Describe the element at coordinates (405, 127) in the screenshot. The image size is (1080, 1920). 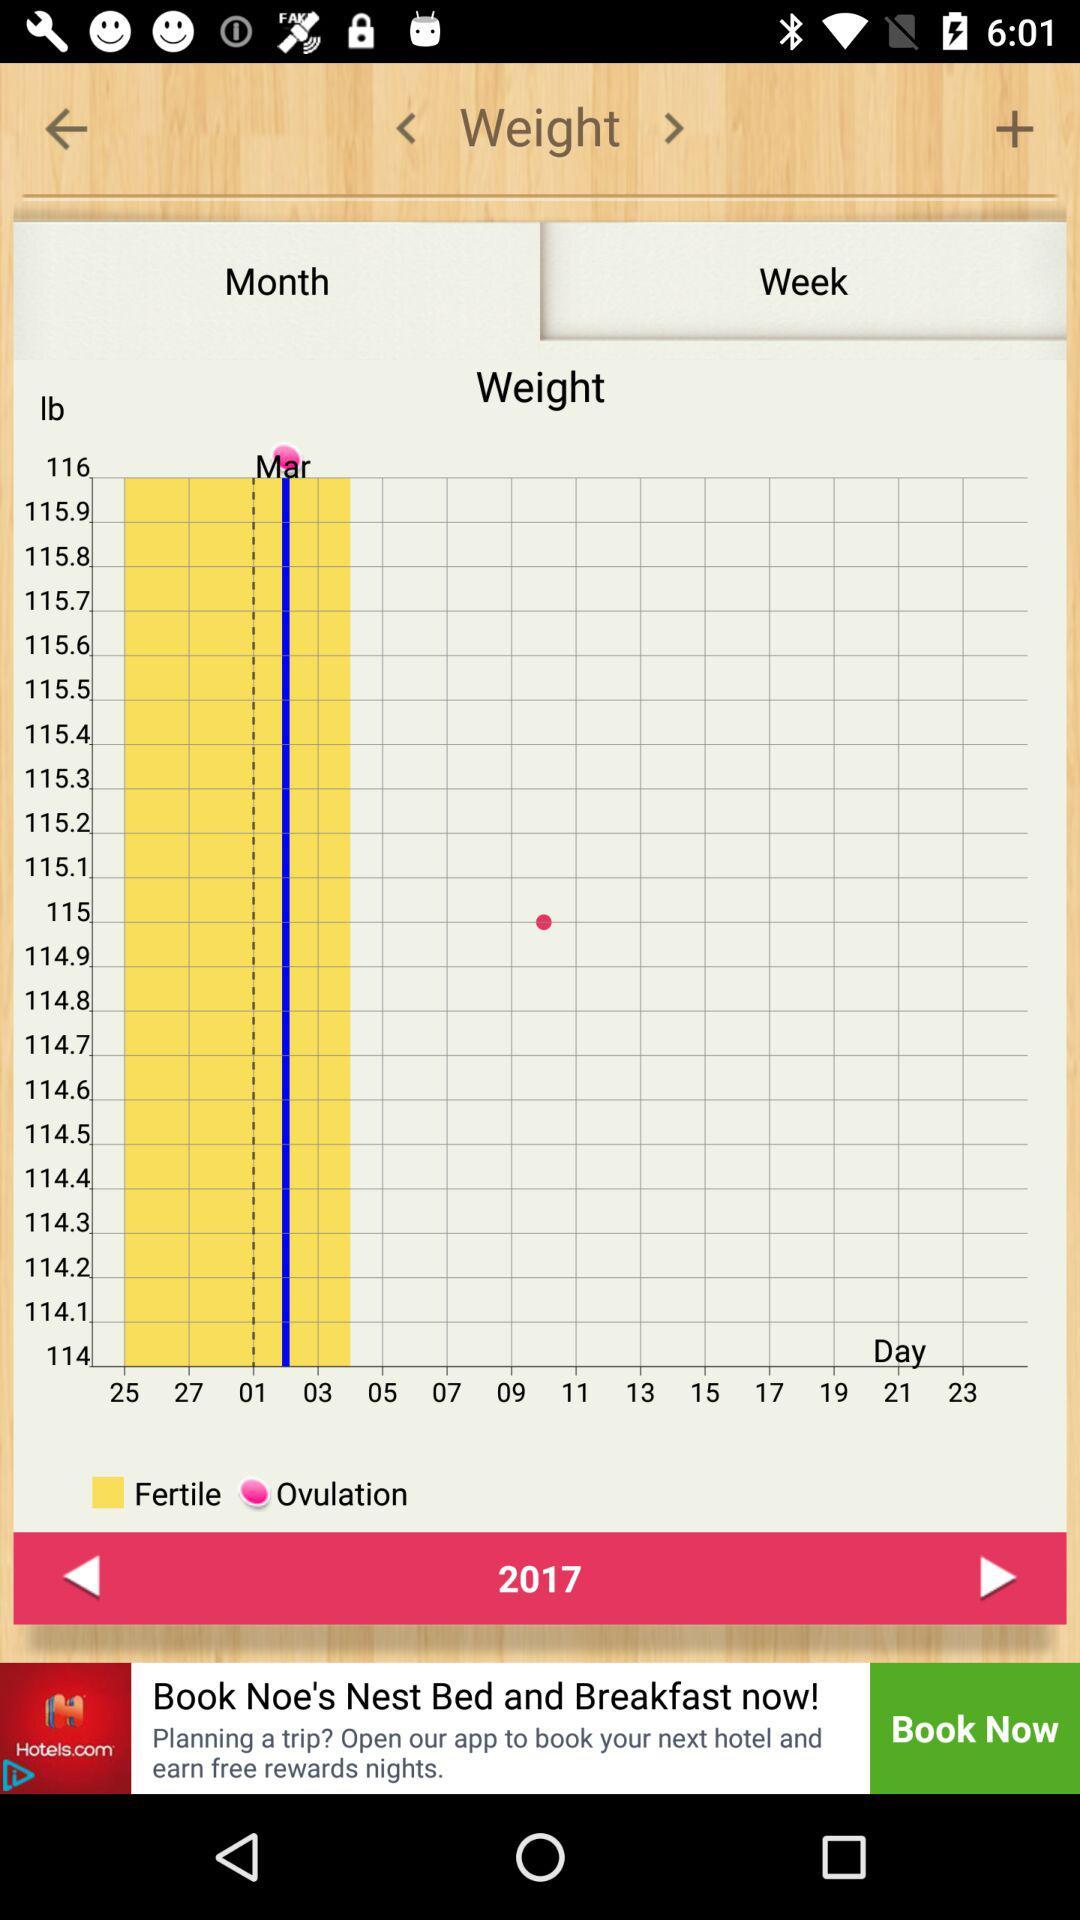
I see `the arrow_backward icon` at that location.